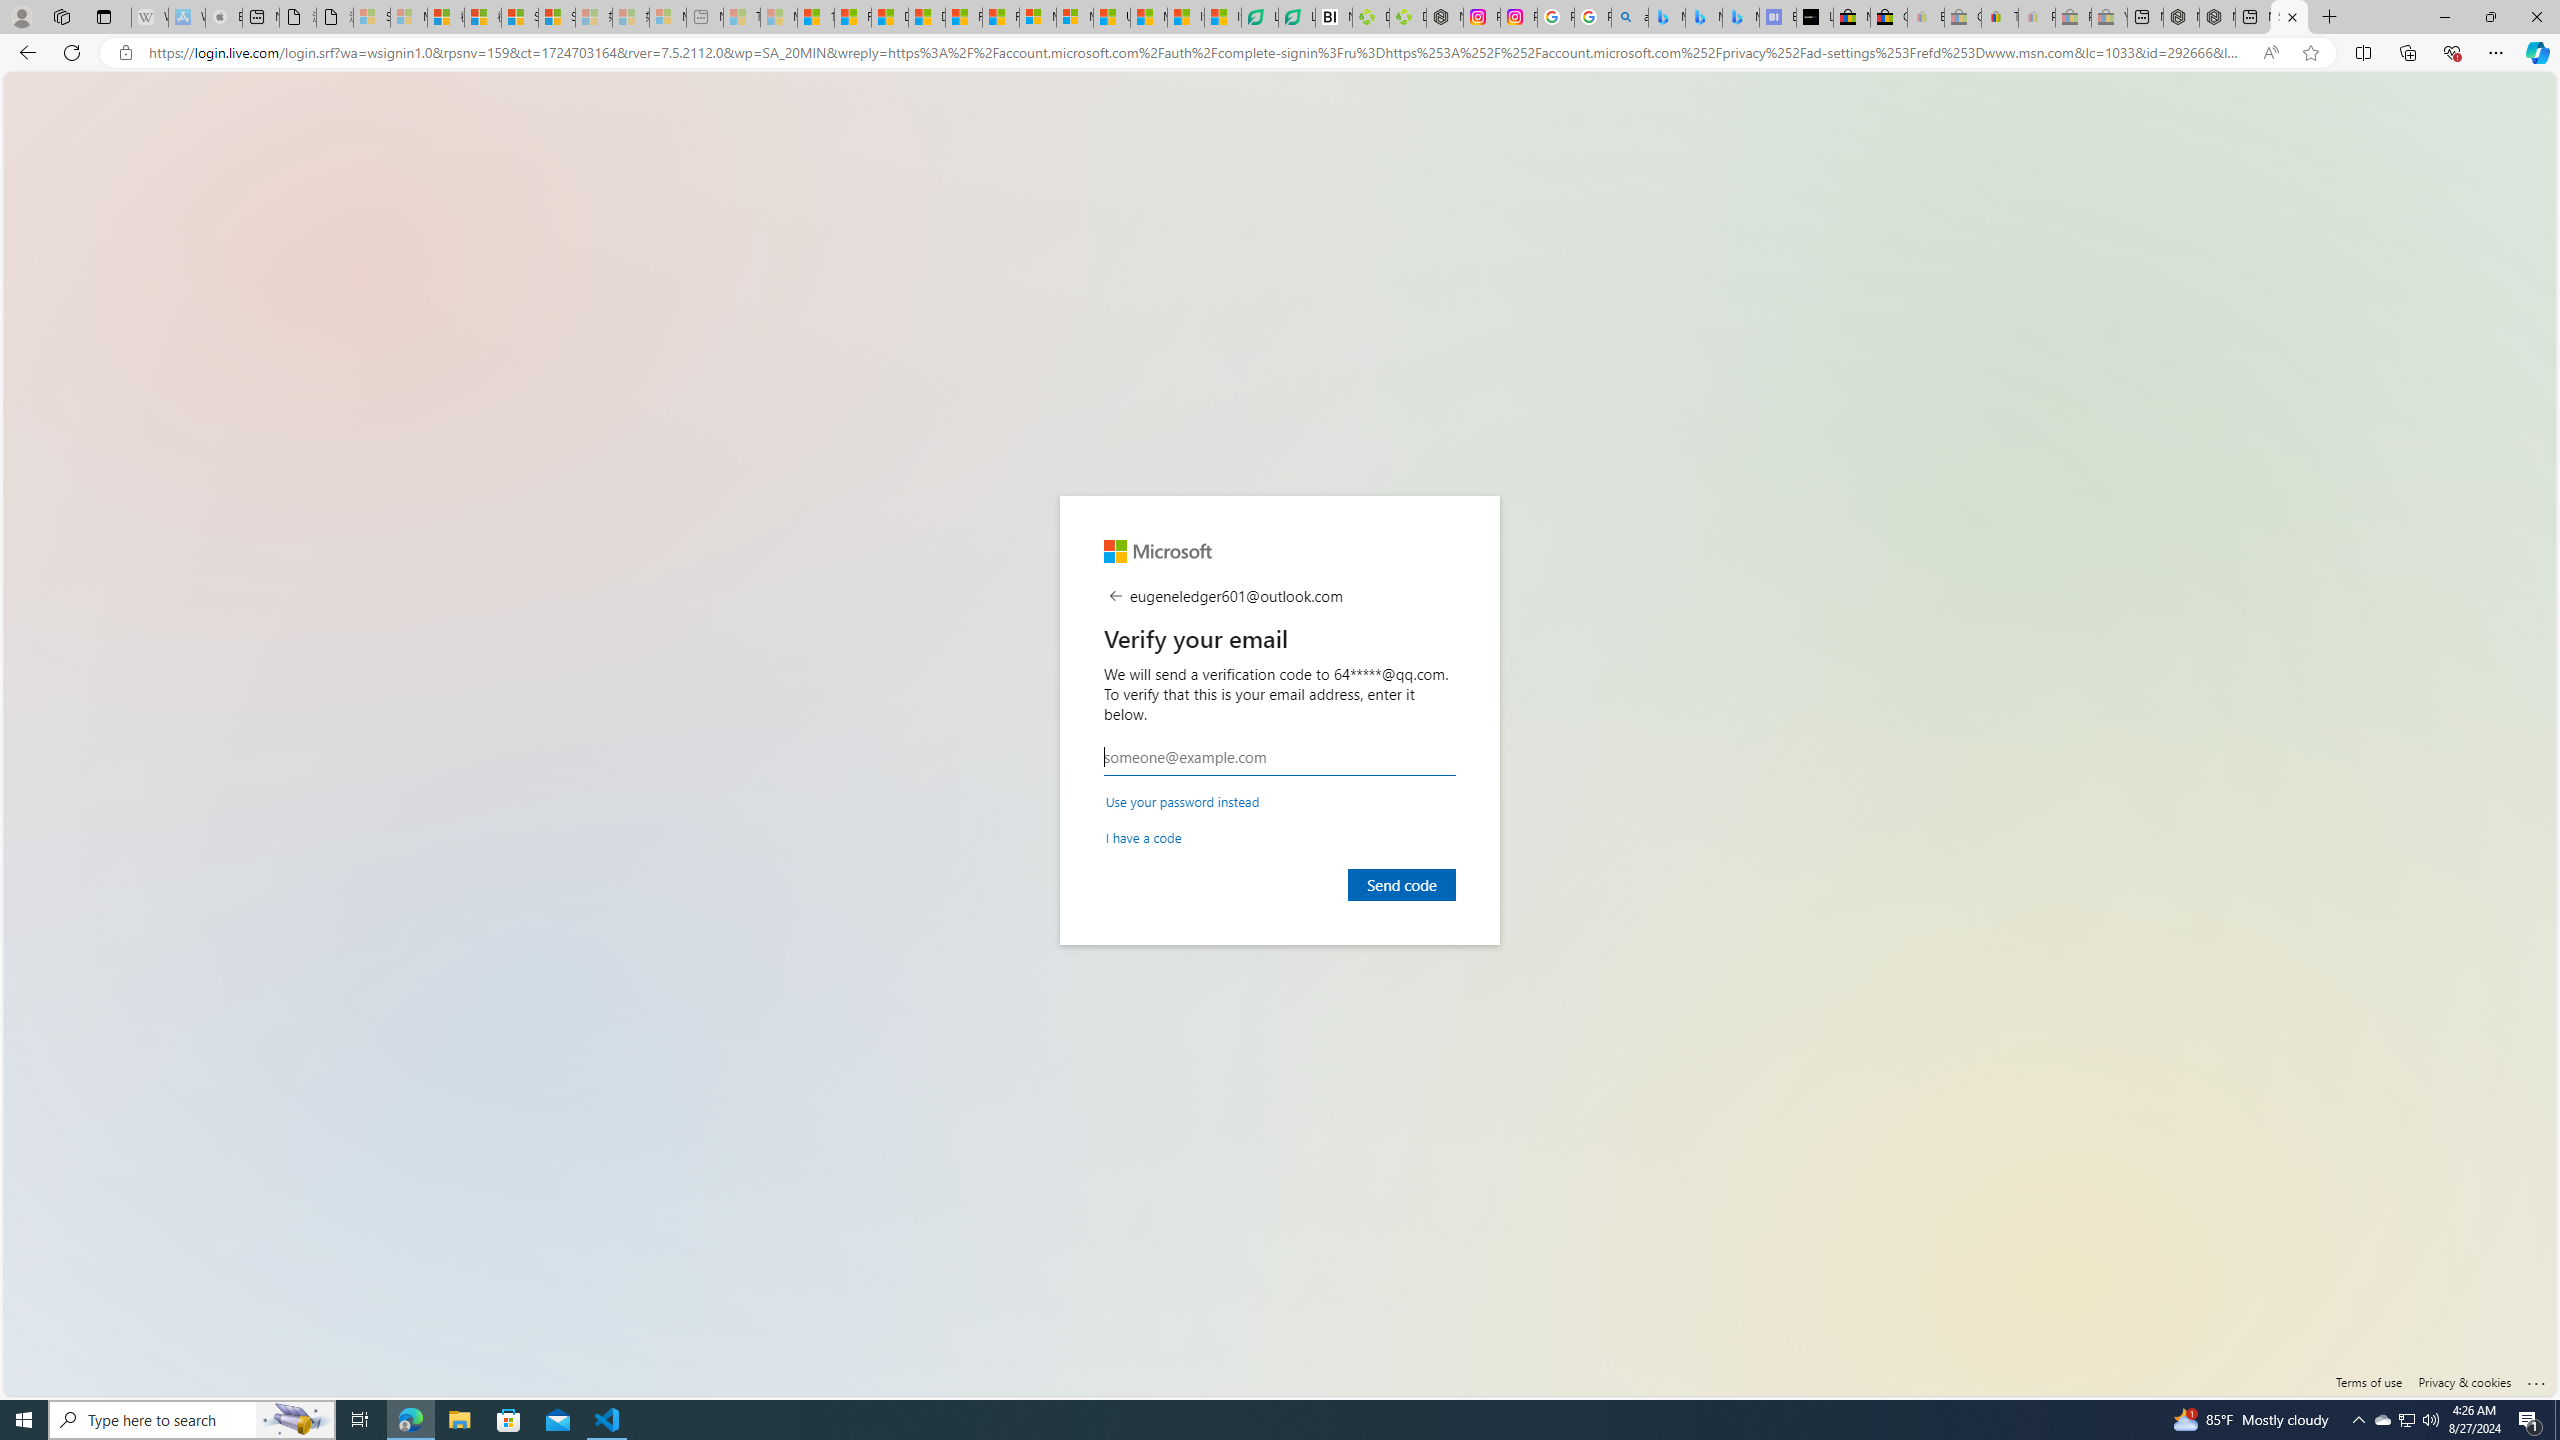  What do you see at coordinates (1280, 757) in the screenshot?
I see `'Email'` at bounding box center [1280, 757].